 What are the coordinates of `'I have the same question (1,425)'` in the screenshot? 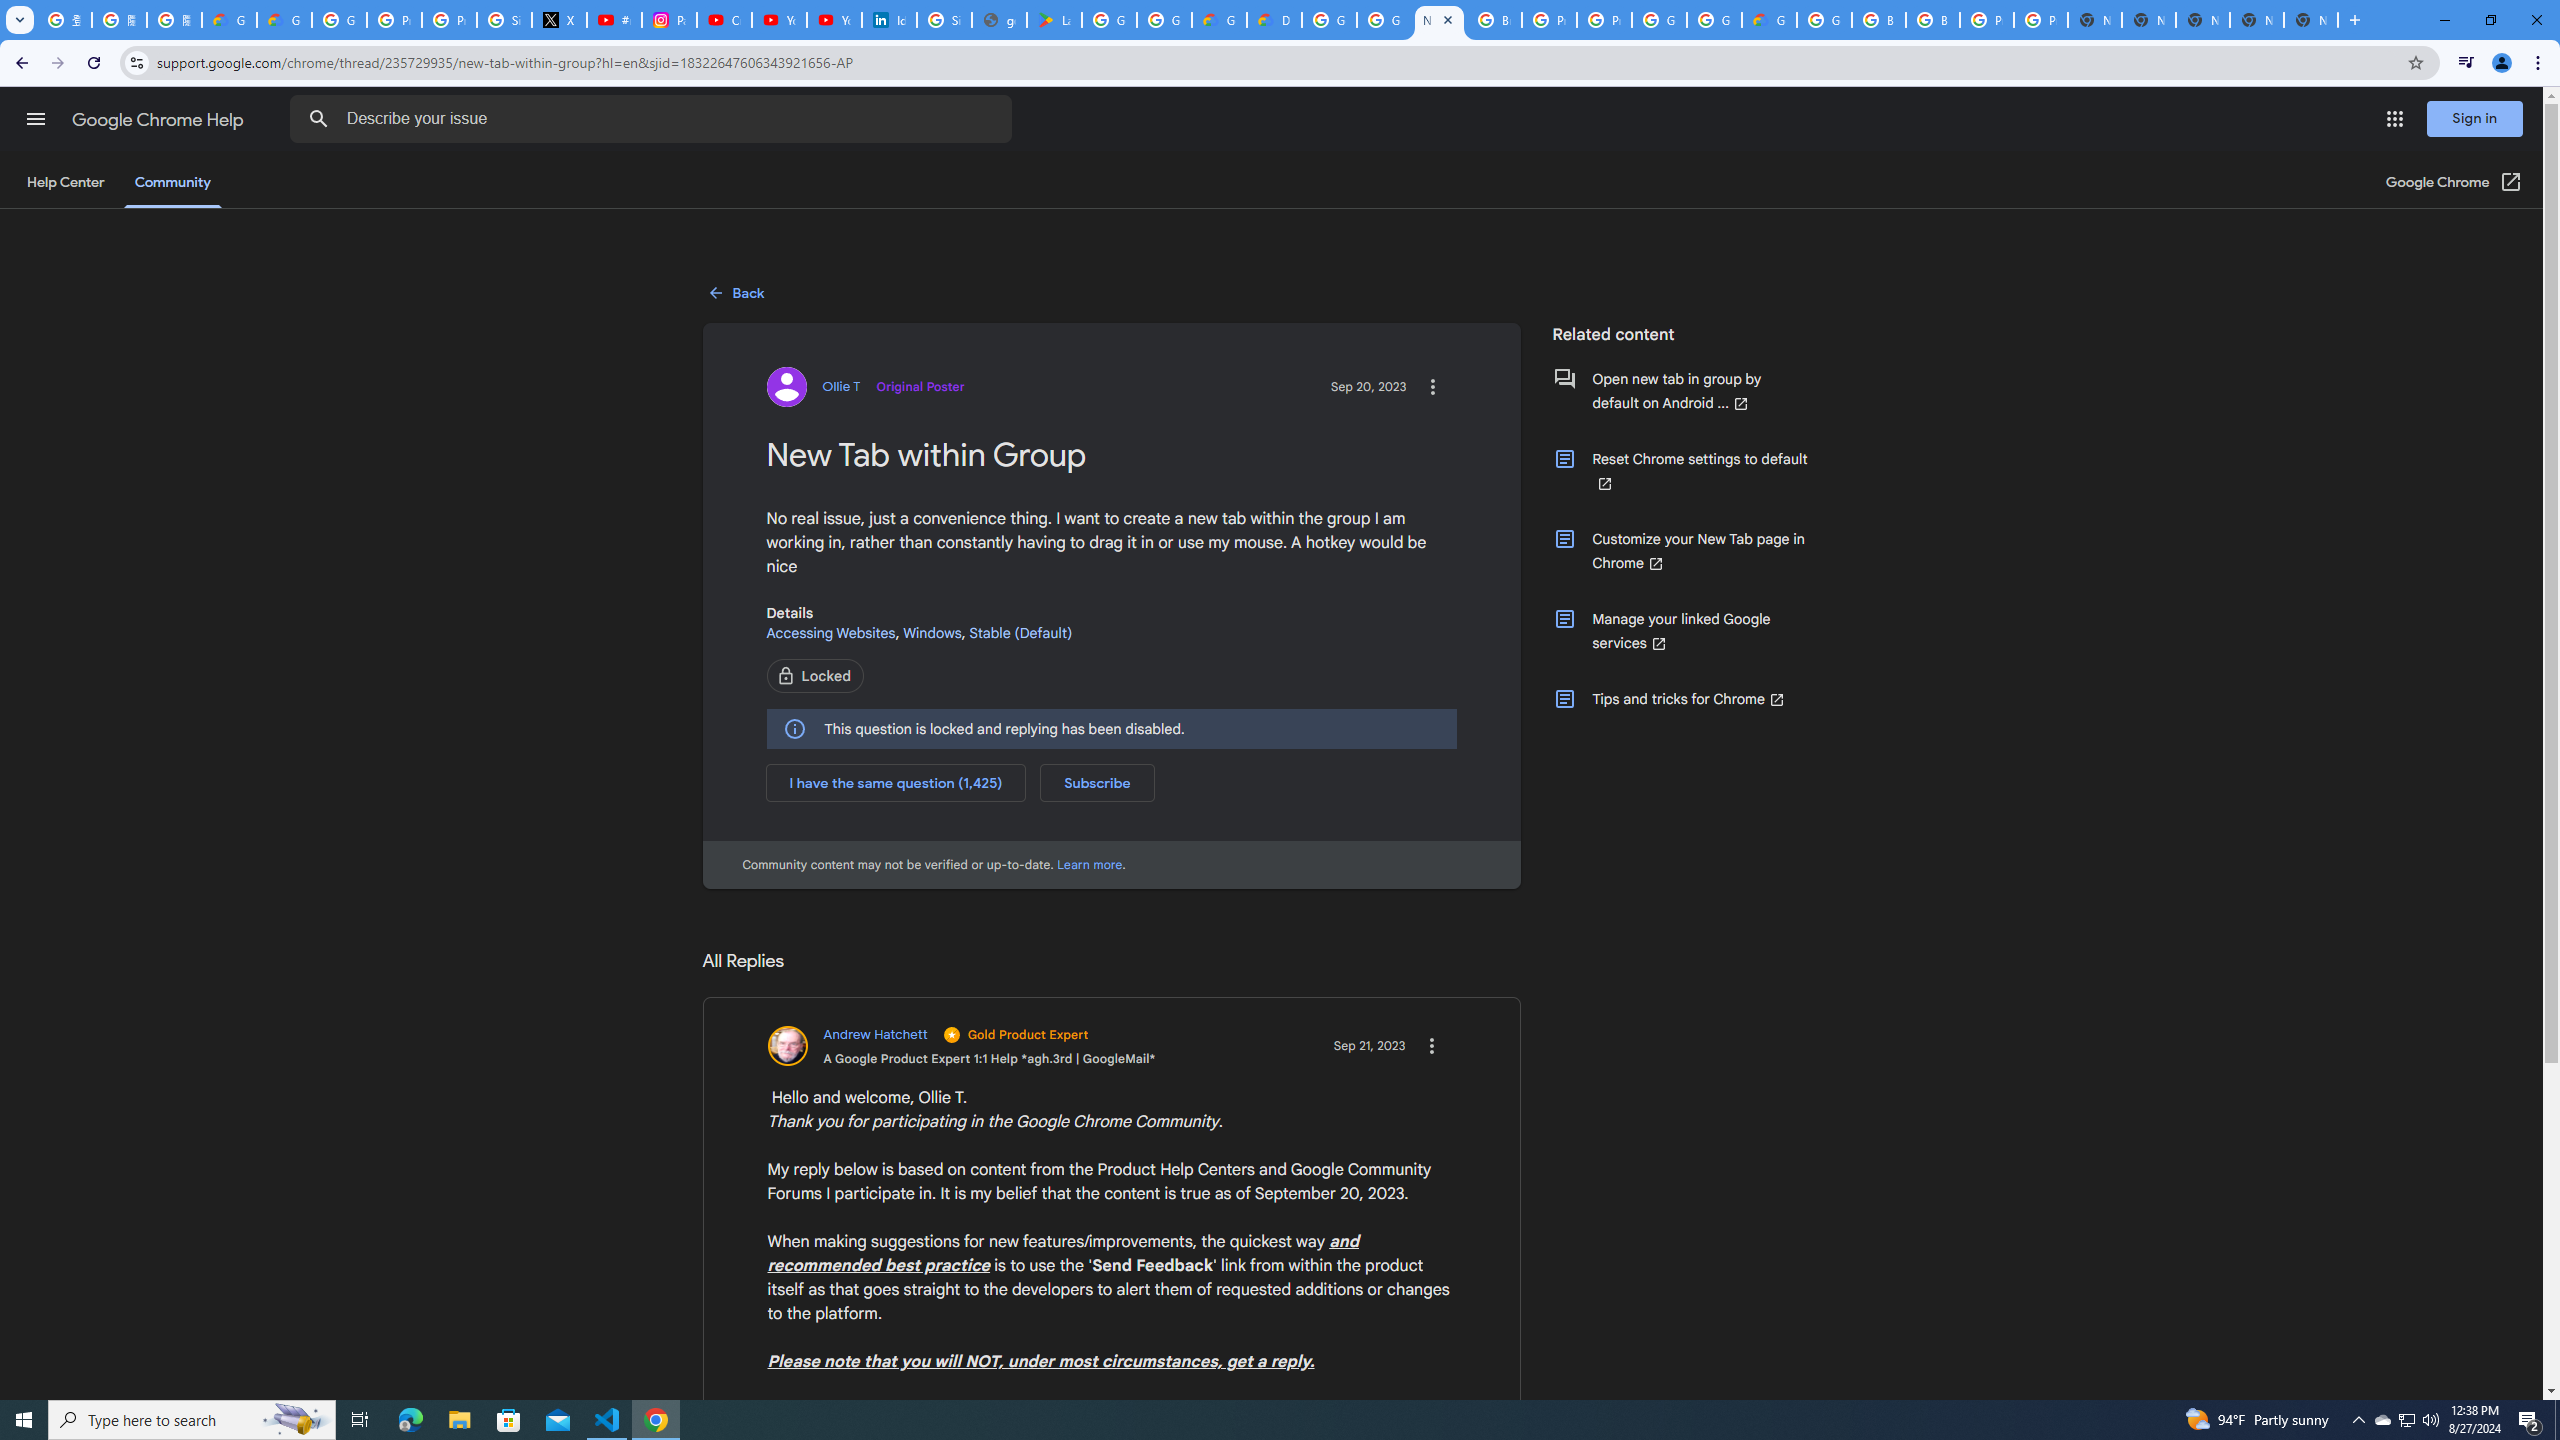 It's located at (896, 781).